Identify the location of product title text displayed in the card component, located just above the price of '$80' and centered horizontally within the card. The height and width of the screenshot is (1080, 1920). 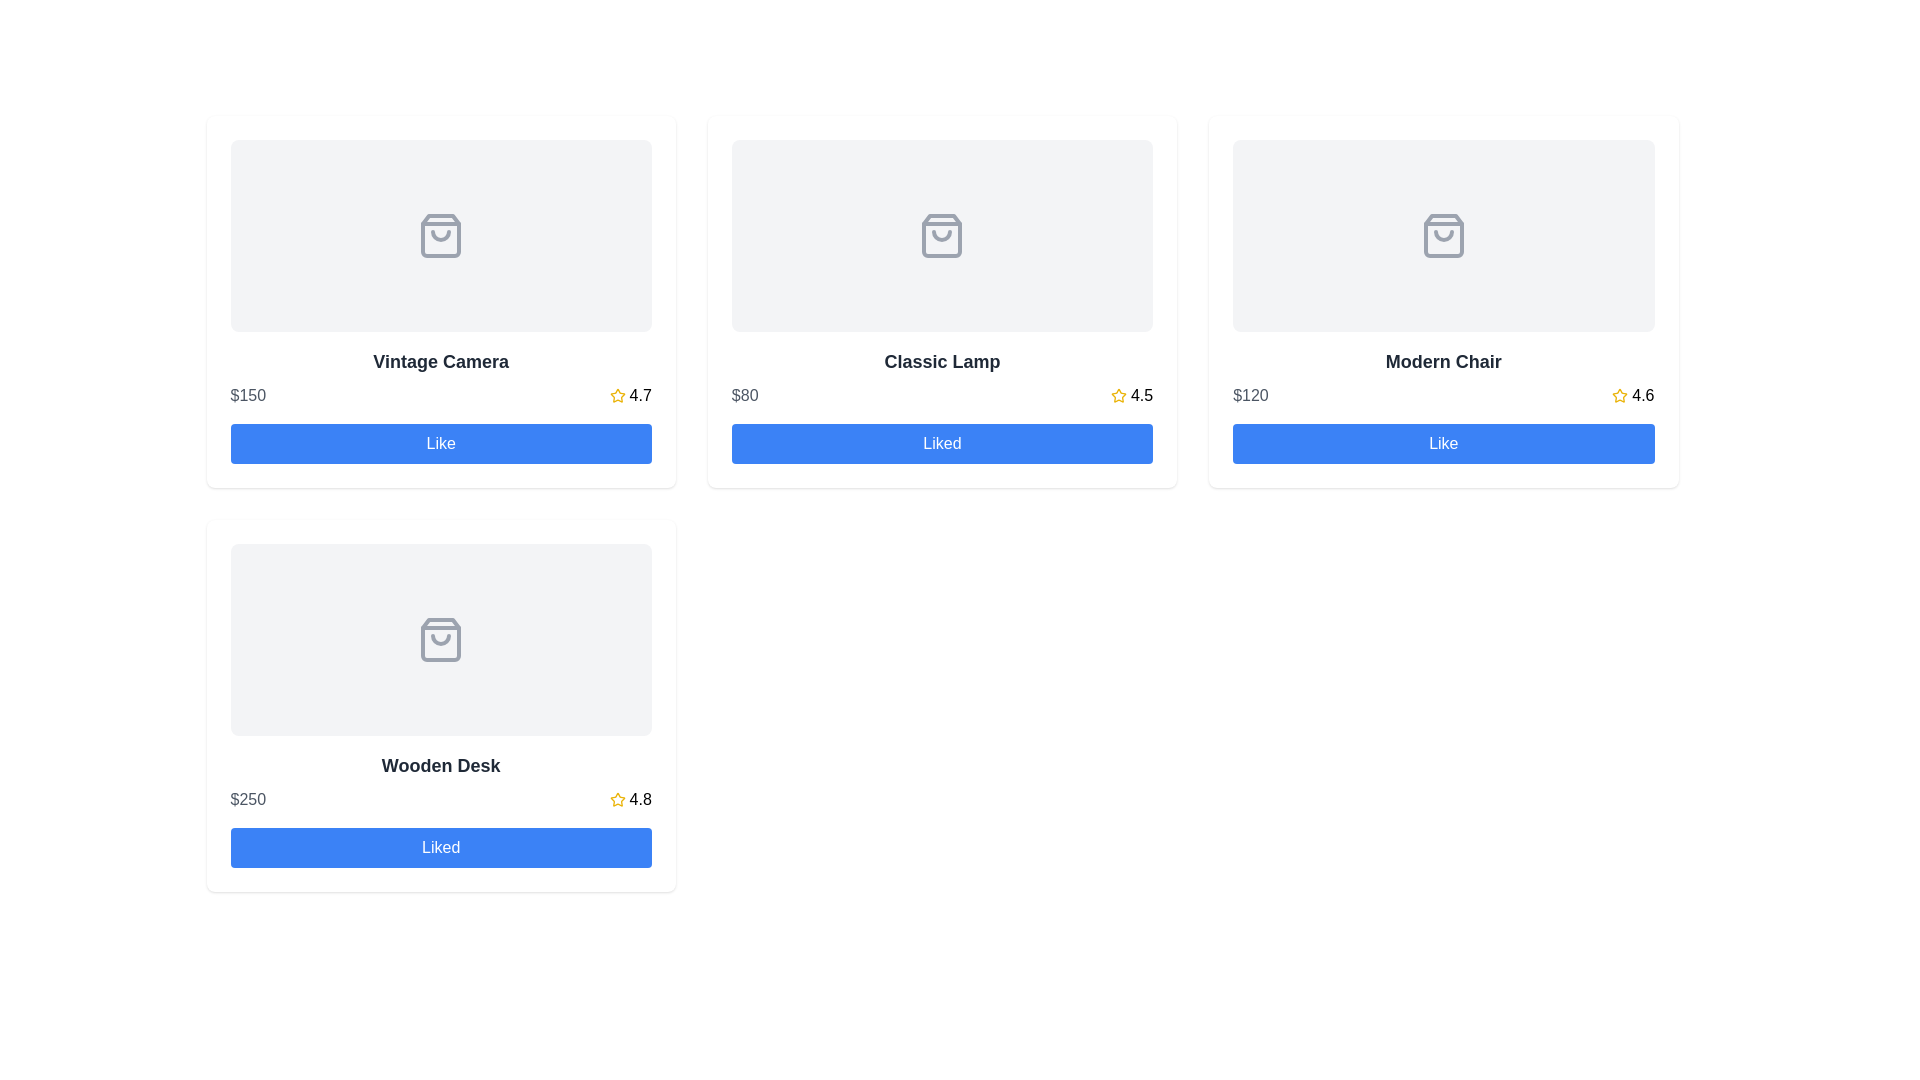
(941, 362).